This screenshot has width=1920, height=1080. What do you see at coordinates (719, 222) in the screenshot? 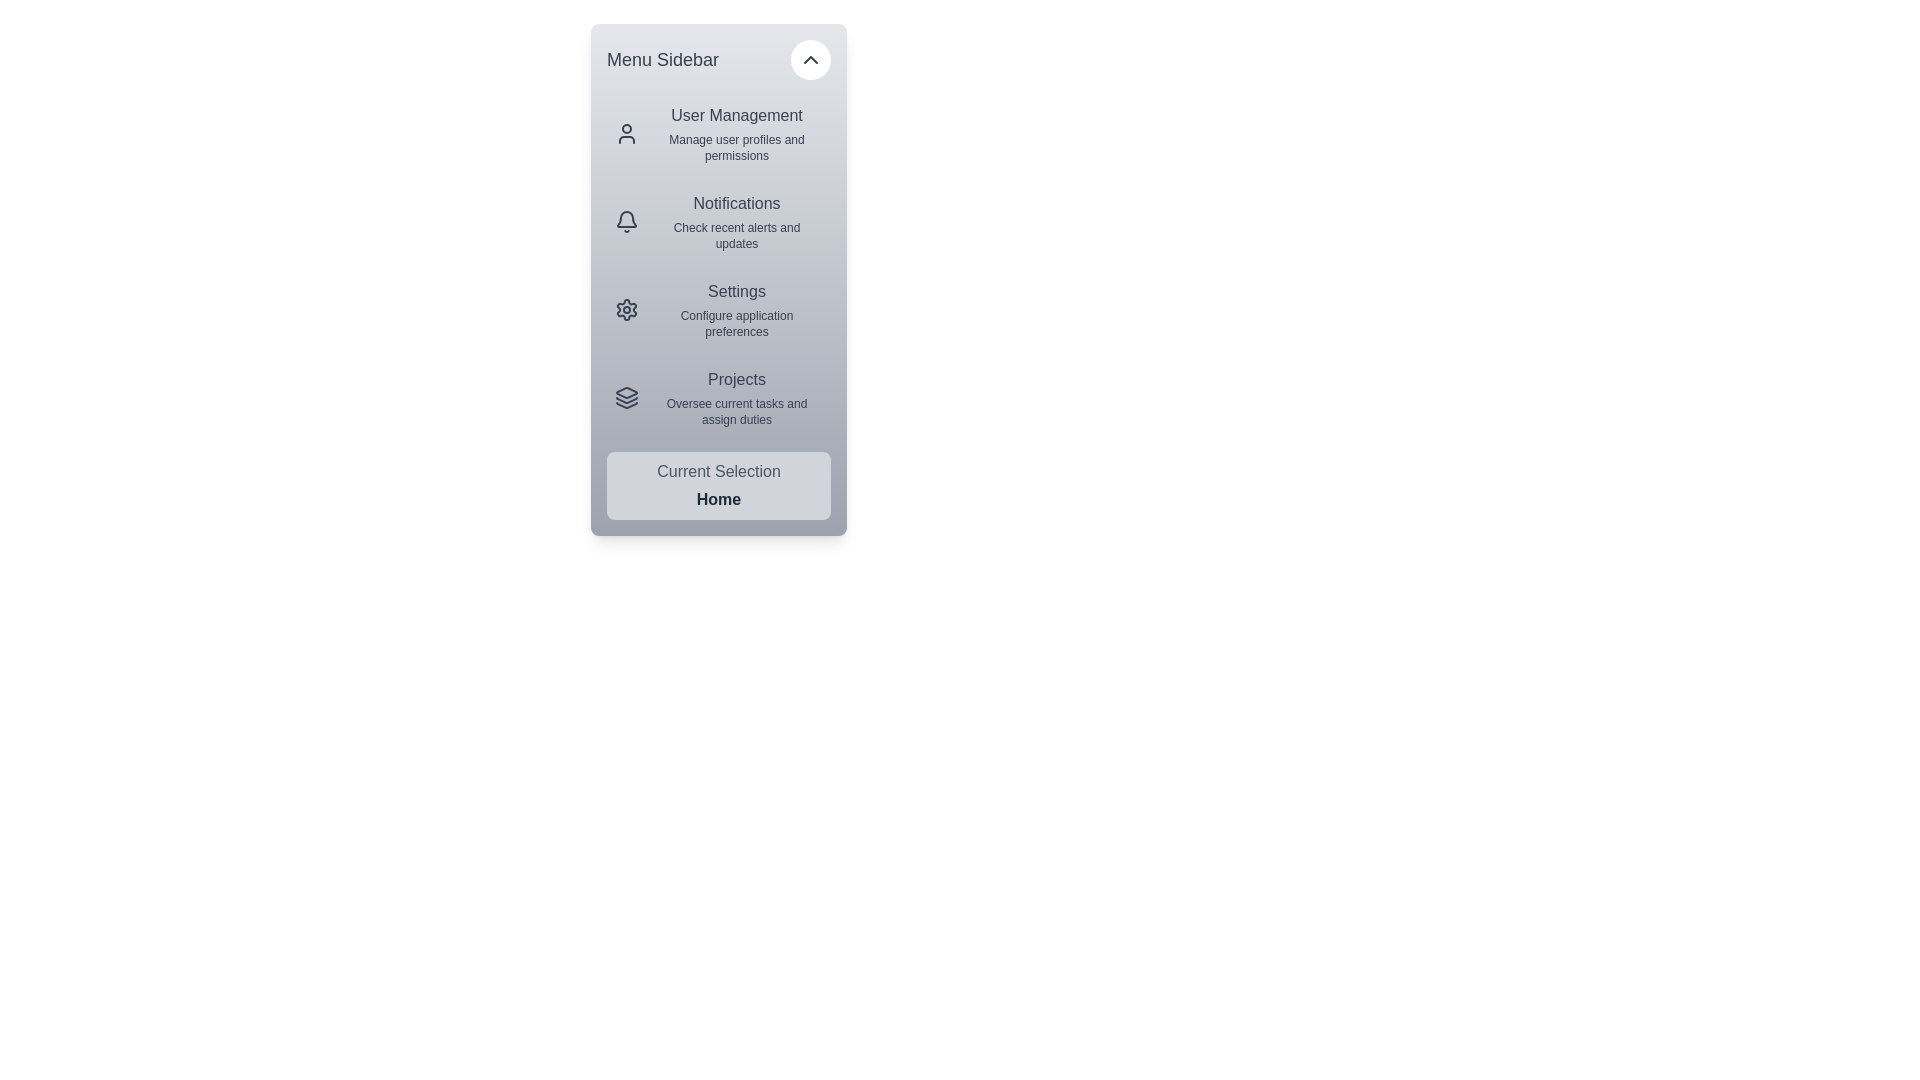
I see `the 'Notifications' menu item in the sidebar, which is the second item in the vertical list with a bell icon and a title in bold` at bounding box center [719, 222].